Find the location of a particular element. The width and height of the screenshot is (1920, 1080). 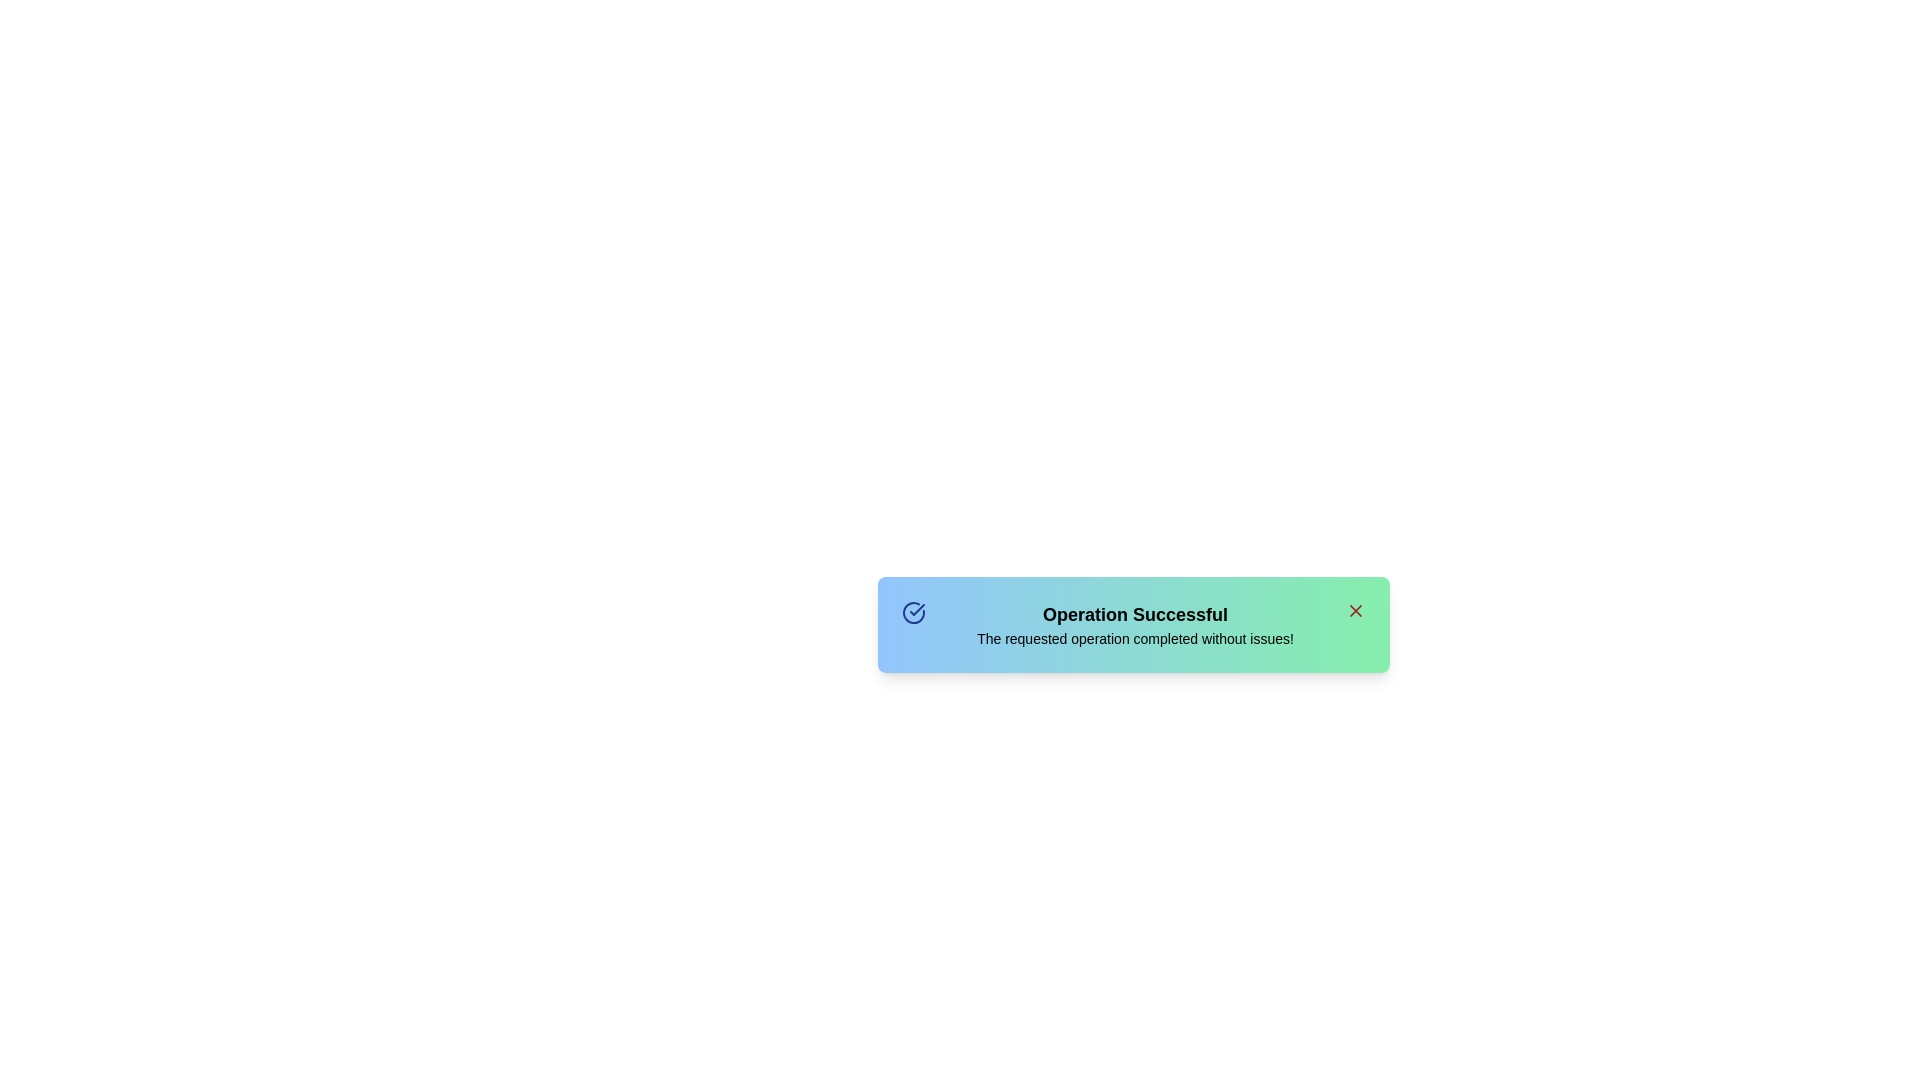

the icon to examine its details is located at coordinates (912, 612).